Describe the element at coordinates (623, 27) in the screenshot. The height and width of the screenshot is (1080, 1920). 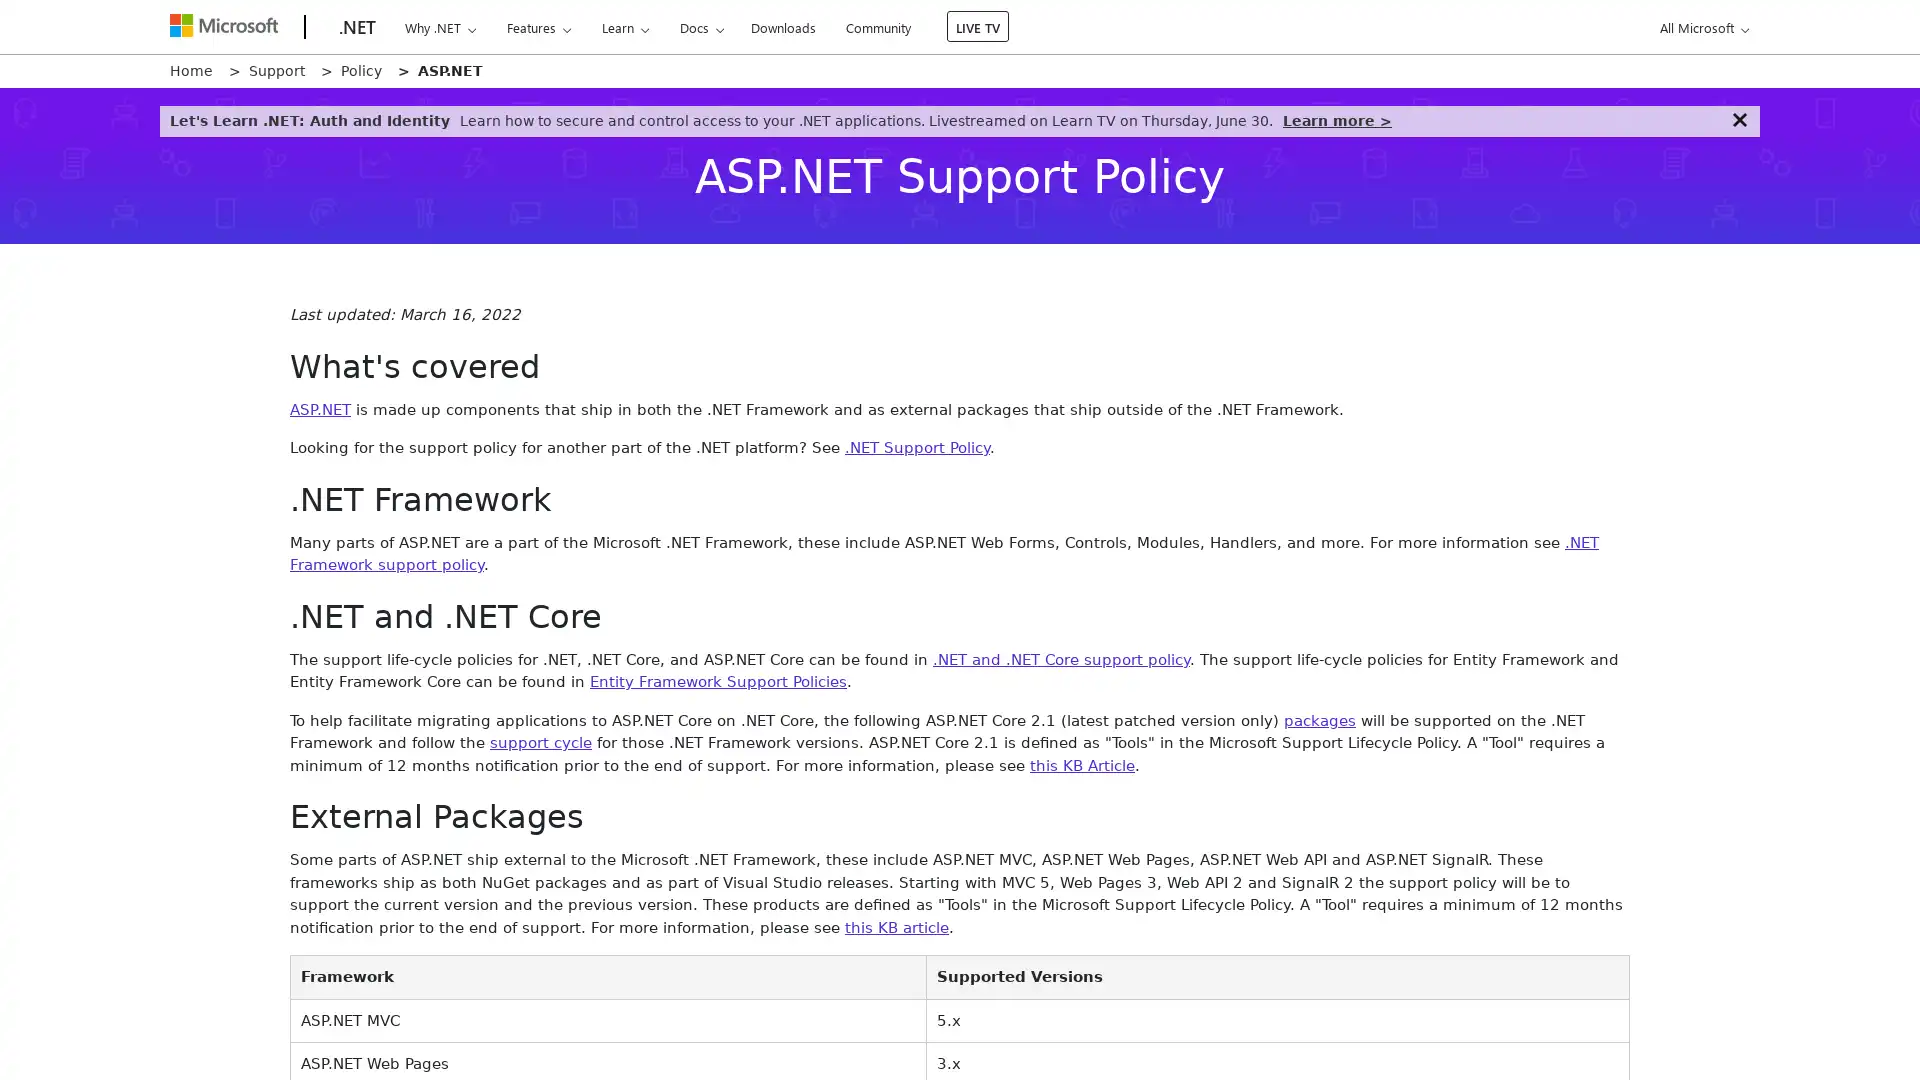
I see `Learn` at that location.